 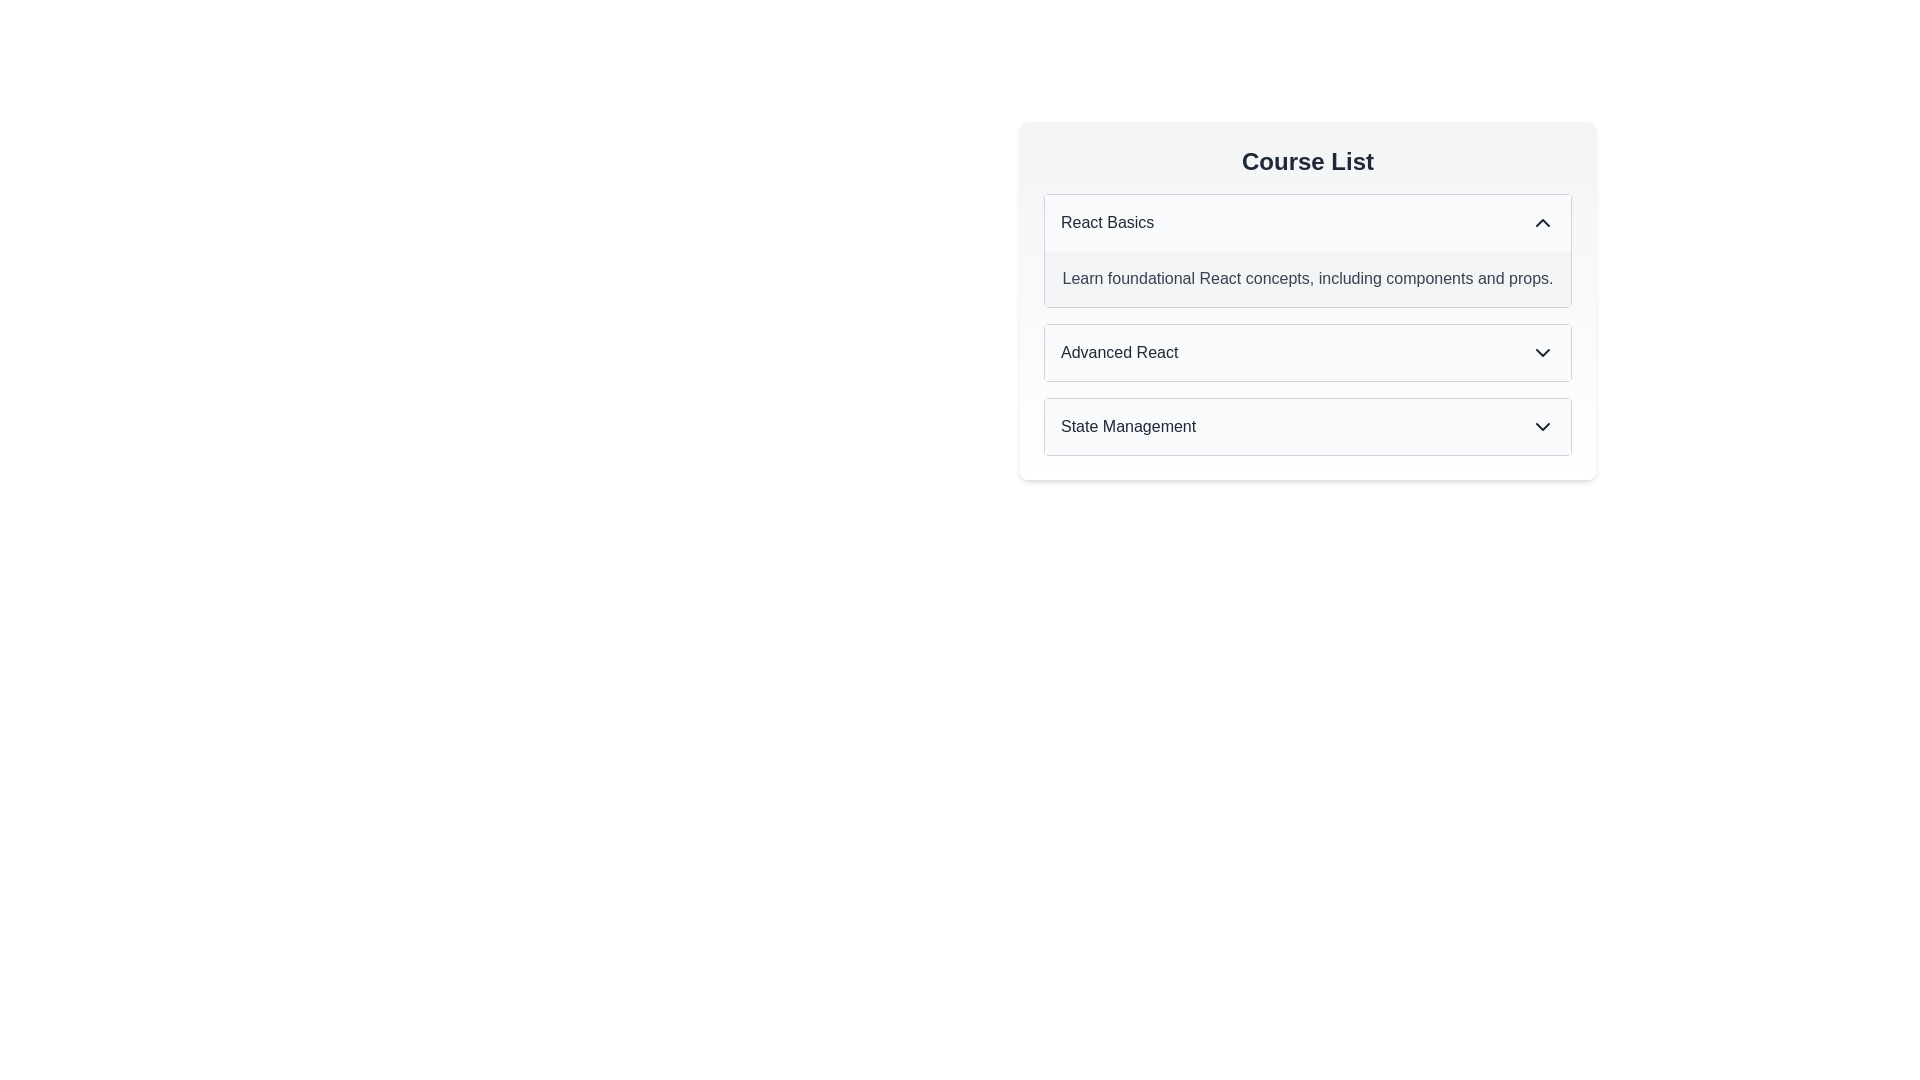 I want to click on the collapsible section element titled 'Advanced React', so click(x=1308, y=323).